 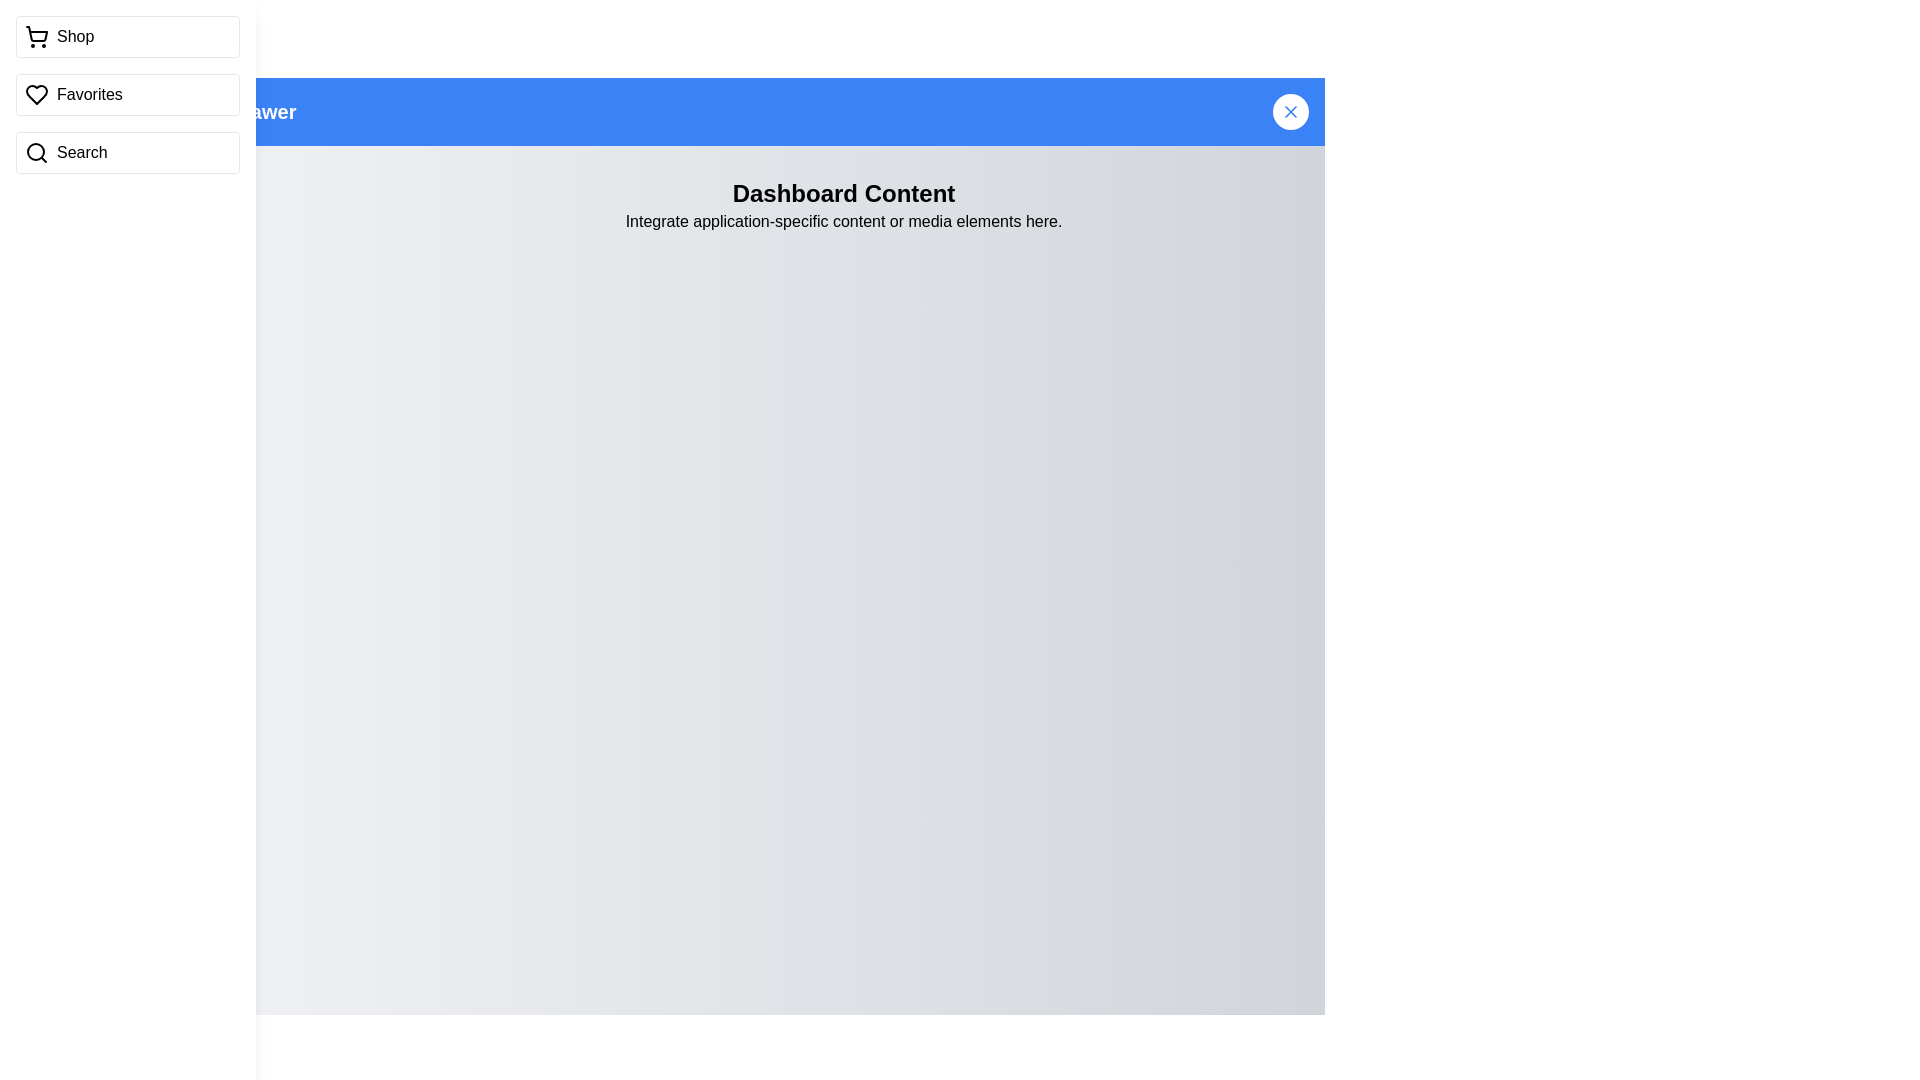 I want to click on the heart icon in the Favorites section of the left-side navigation drawer, so click(x=37, y=95).